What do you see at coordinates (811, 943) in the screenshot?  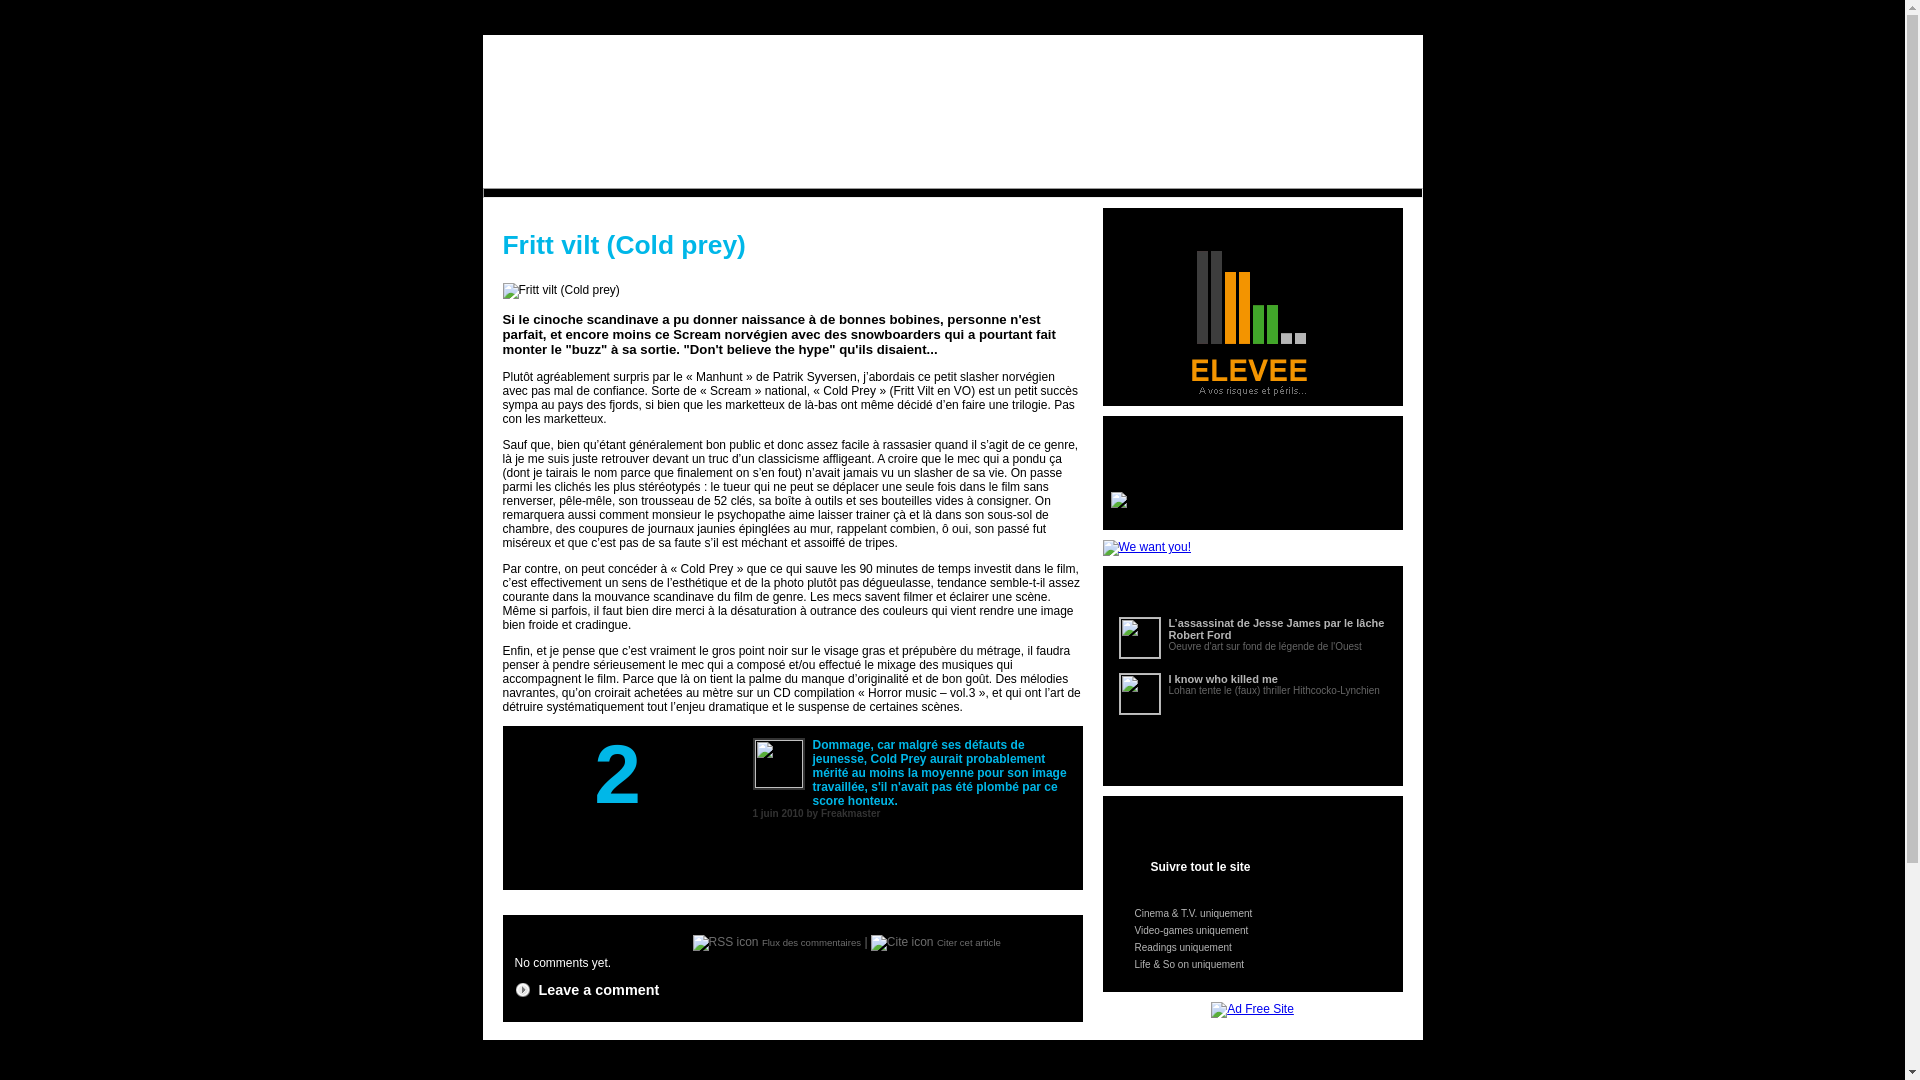 I see `'Flux des commentaires'` at bounding box center [811, 943].